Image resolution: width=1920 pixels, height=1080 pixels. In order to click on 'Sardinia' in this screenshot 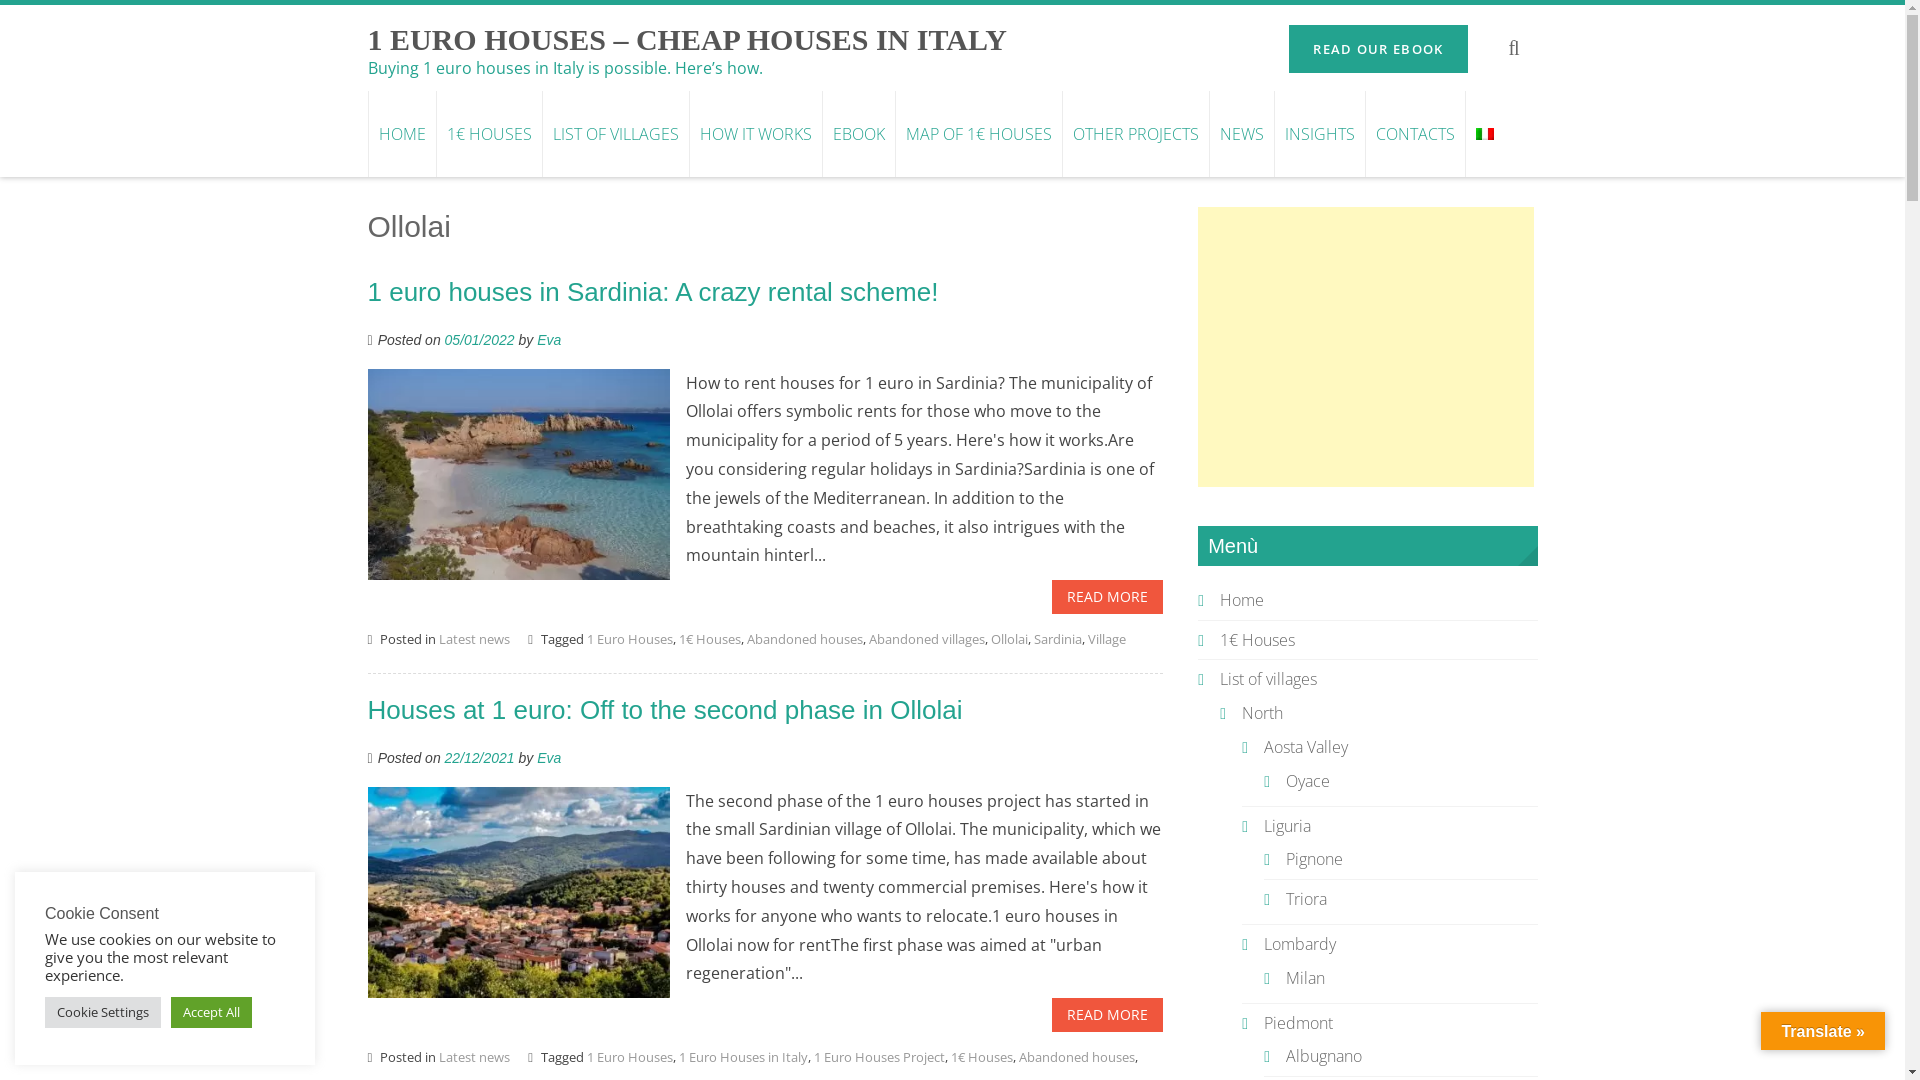, I will do `click(1056, 639)`.